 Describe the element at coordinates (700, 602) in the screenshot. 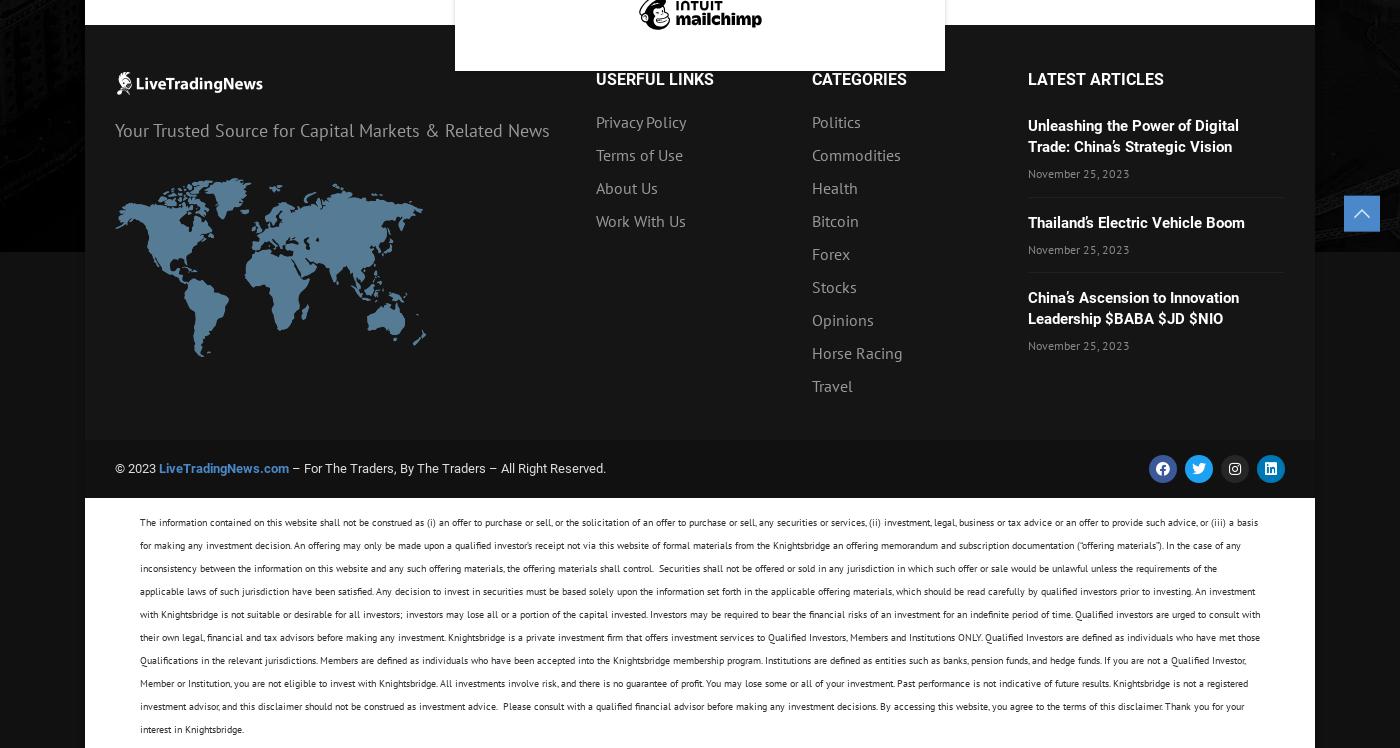

I see `'Securities shall not be offered or sold in any jurisdiction in which such offer or sale would be unlawful unless the requirements of the applicable laws of such jurisdiction have been satisfied. Any decision to invest in securities must be based solely upon the information set forth in the applicable offering materials, which should be read carefully by qualified investors prior to investing. An investment with Knightsbridge is not suitable or desirable for all investors; investors may lose all or a portion of the capital invested. Investors may be required to bear the financial risks of an investment for an indefinite period of time. Qualified investors are urged to consult with their own legal, financial and tax advisors before making any investment.'` at that location.